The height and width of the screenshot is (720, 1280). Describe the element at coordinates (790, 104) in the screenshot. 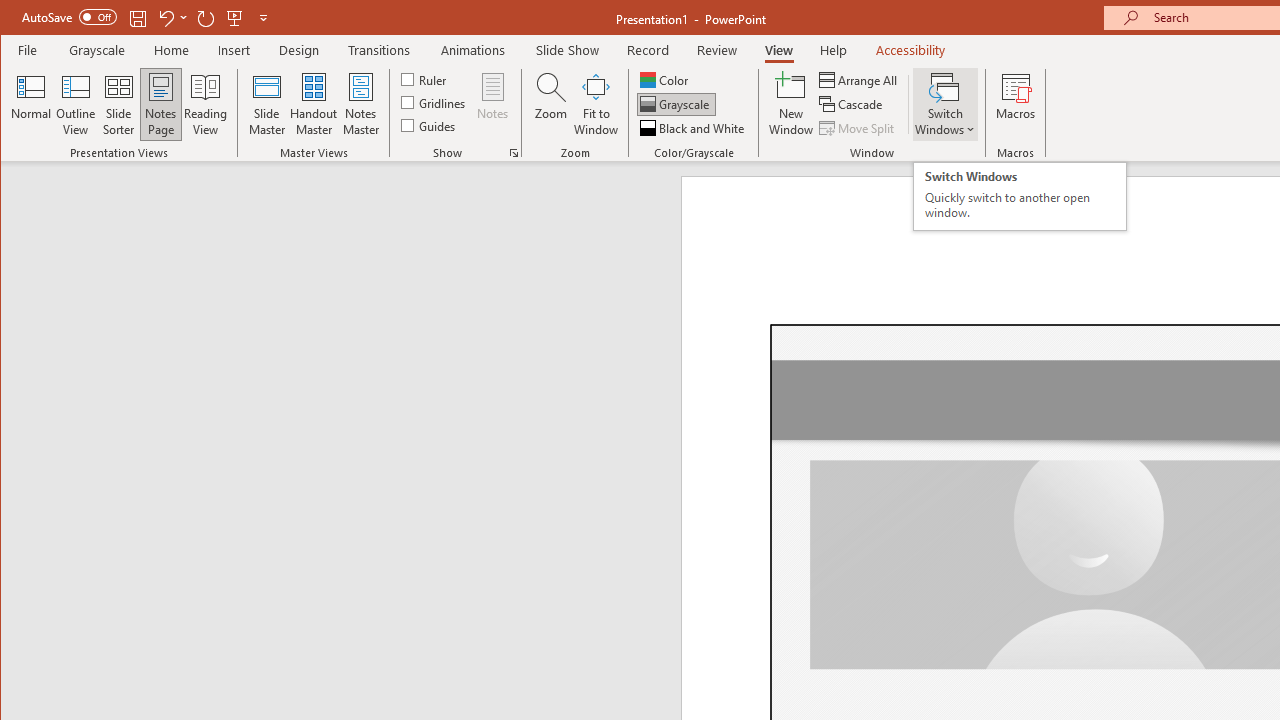

I see `'New Window'` at that location.